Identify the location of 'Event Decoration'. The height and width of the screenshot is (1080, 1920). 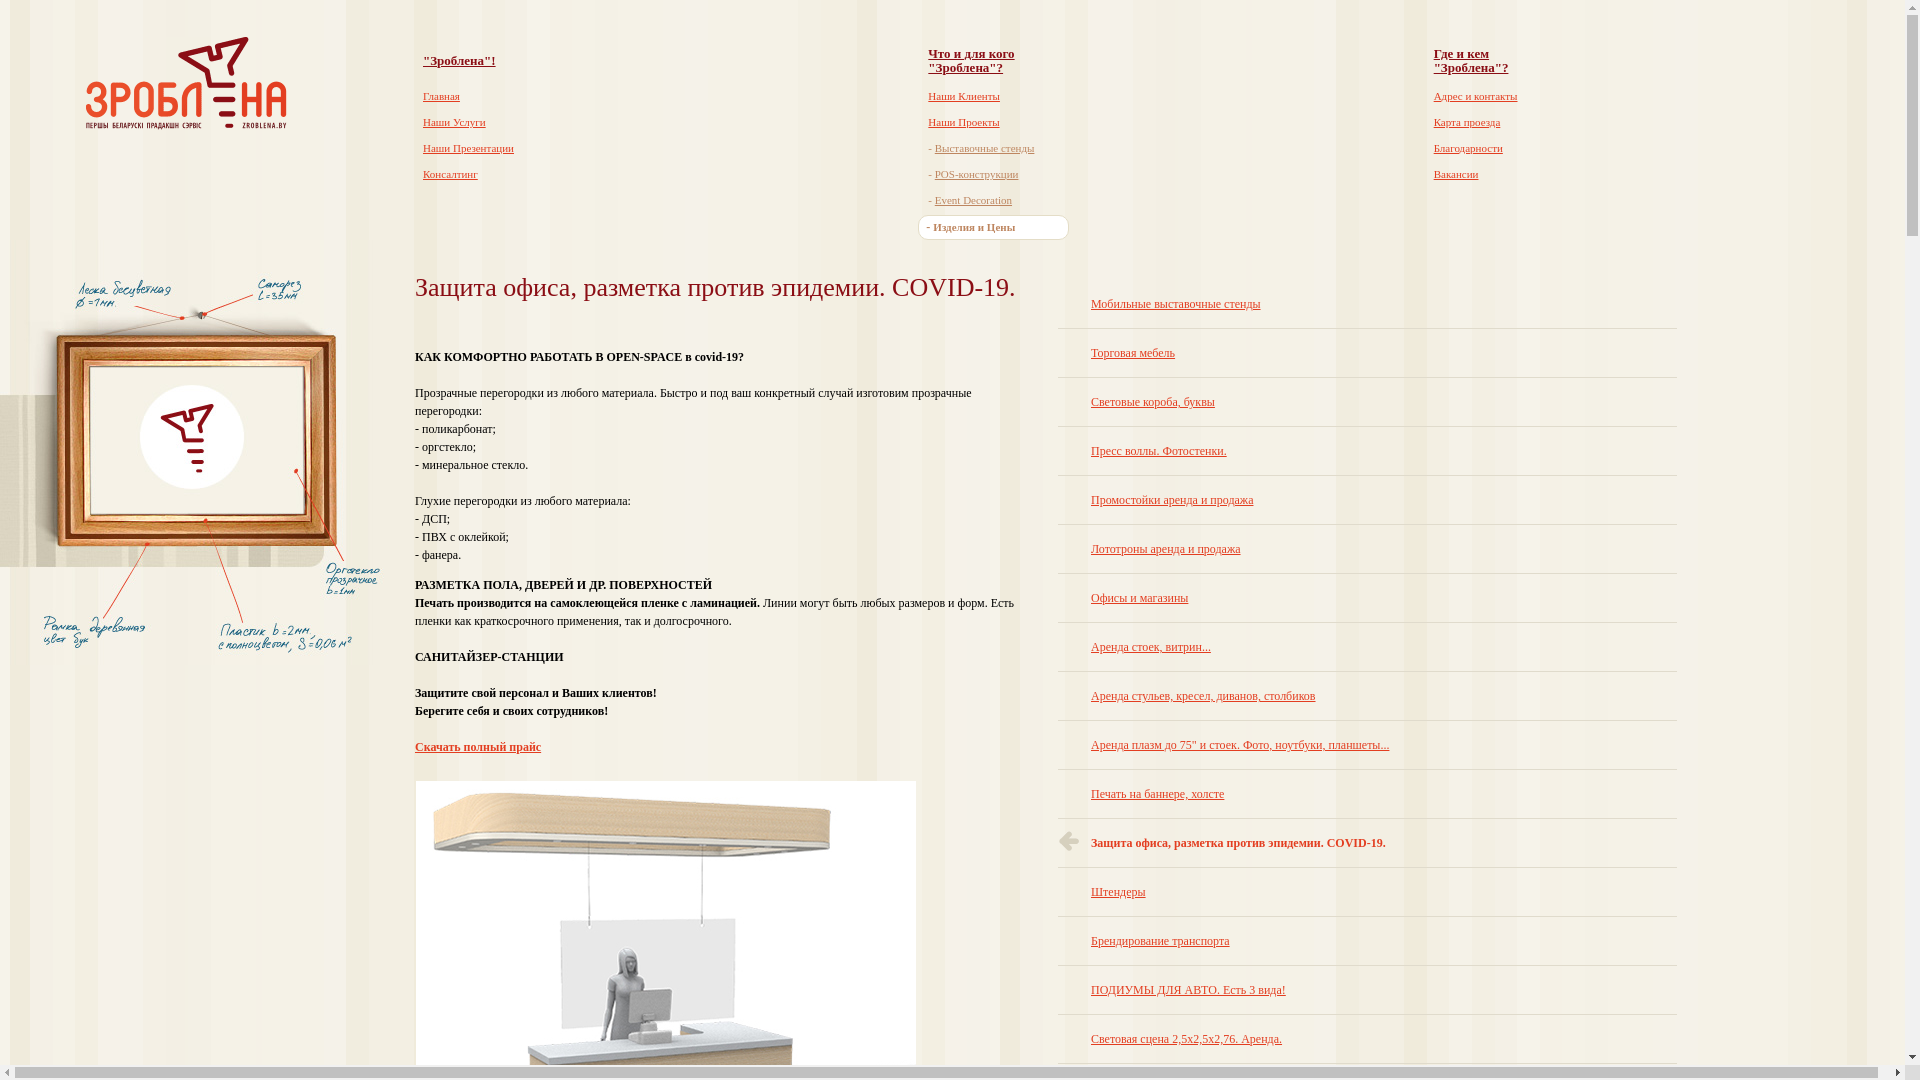
(973, 200).